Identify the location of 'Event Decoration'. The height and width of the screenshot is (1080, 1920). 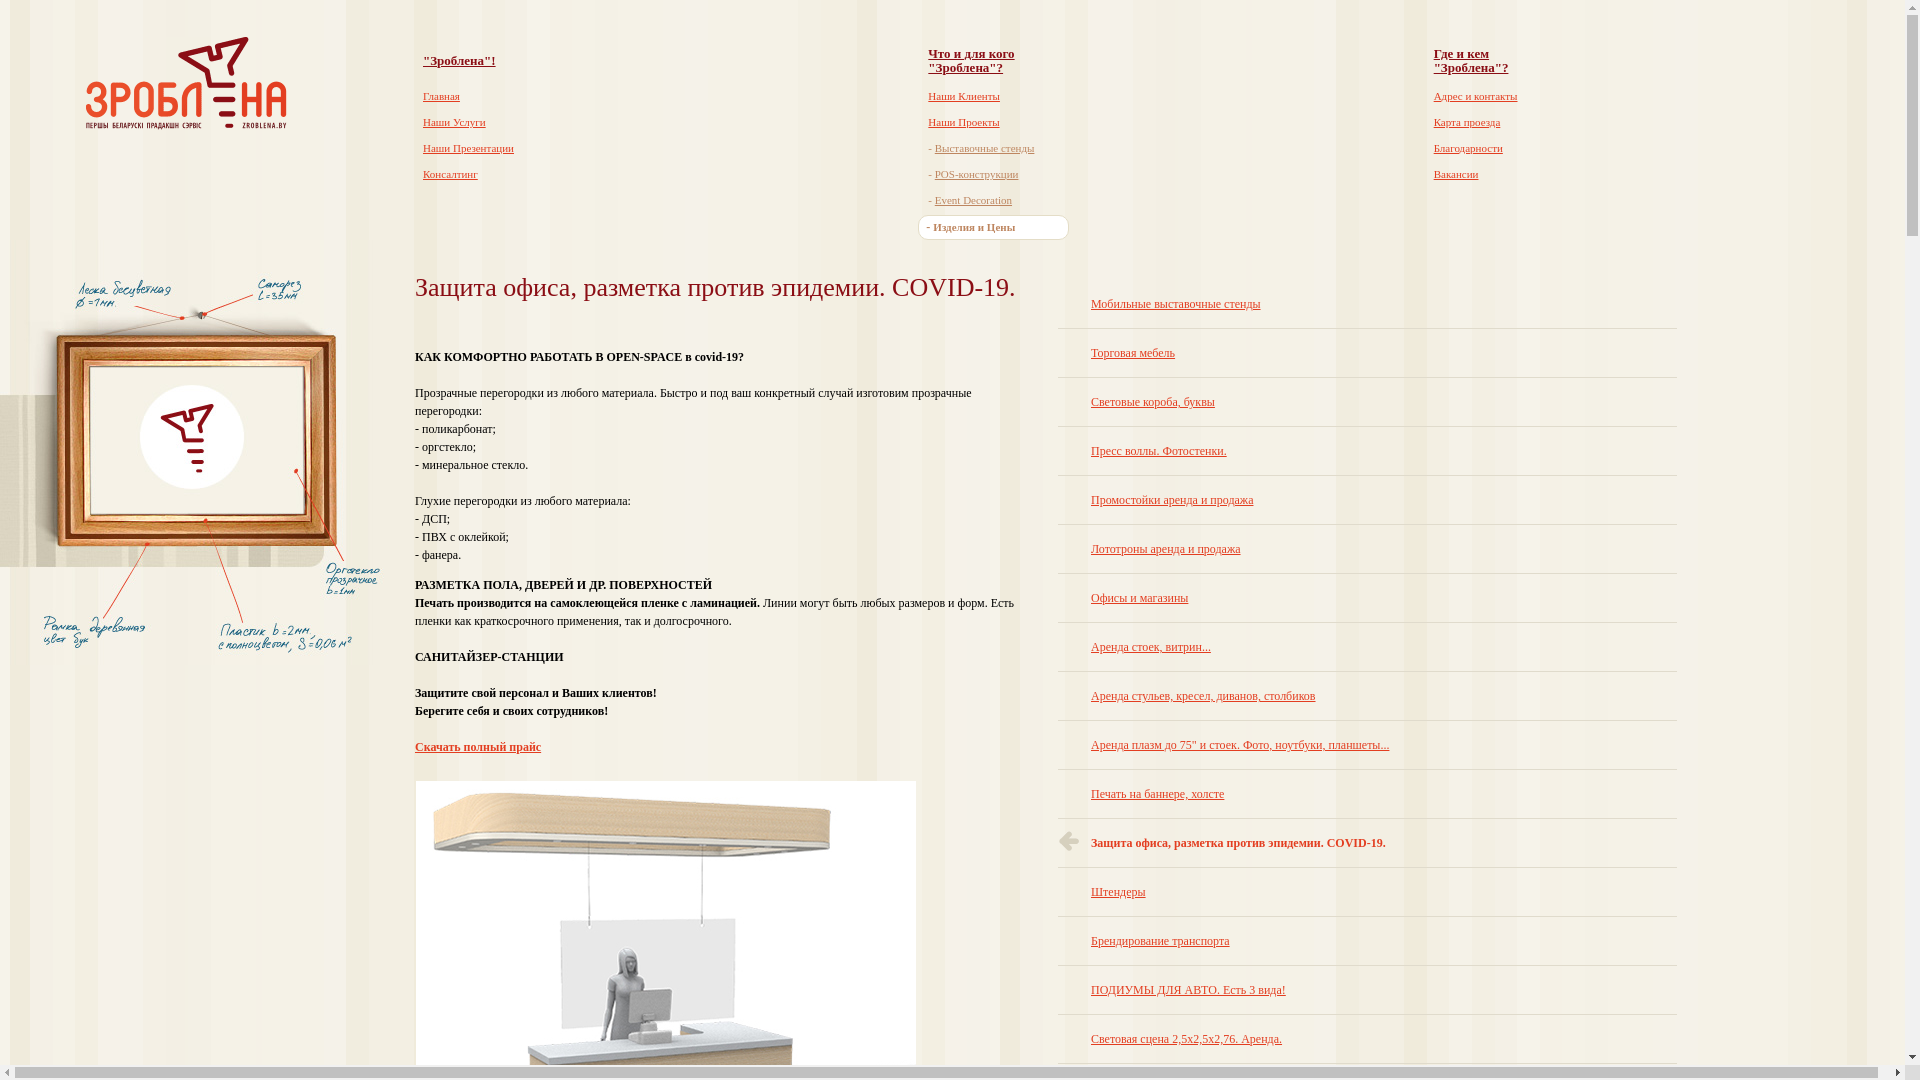
(973, 200).